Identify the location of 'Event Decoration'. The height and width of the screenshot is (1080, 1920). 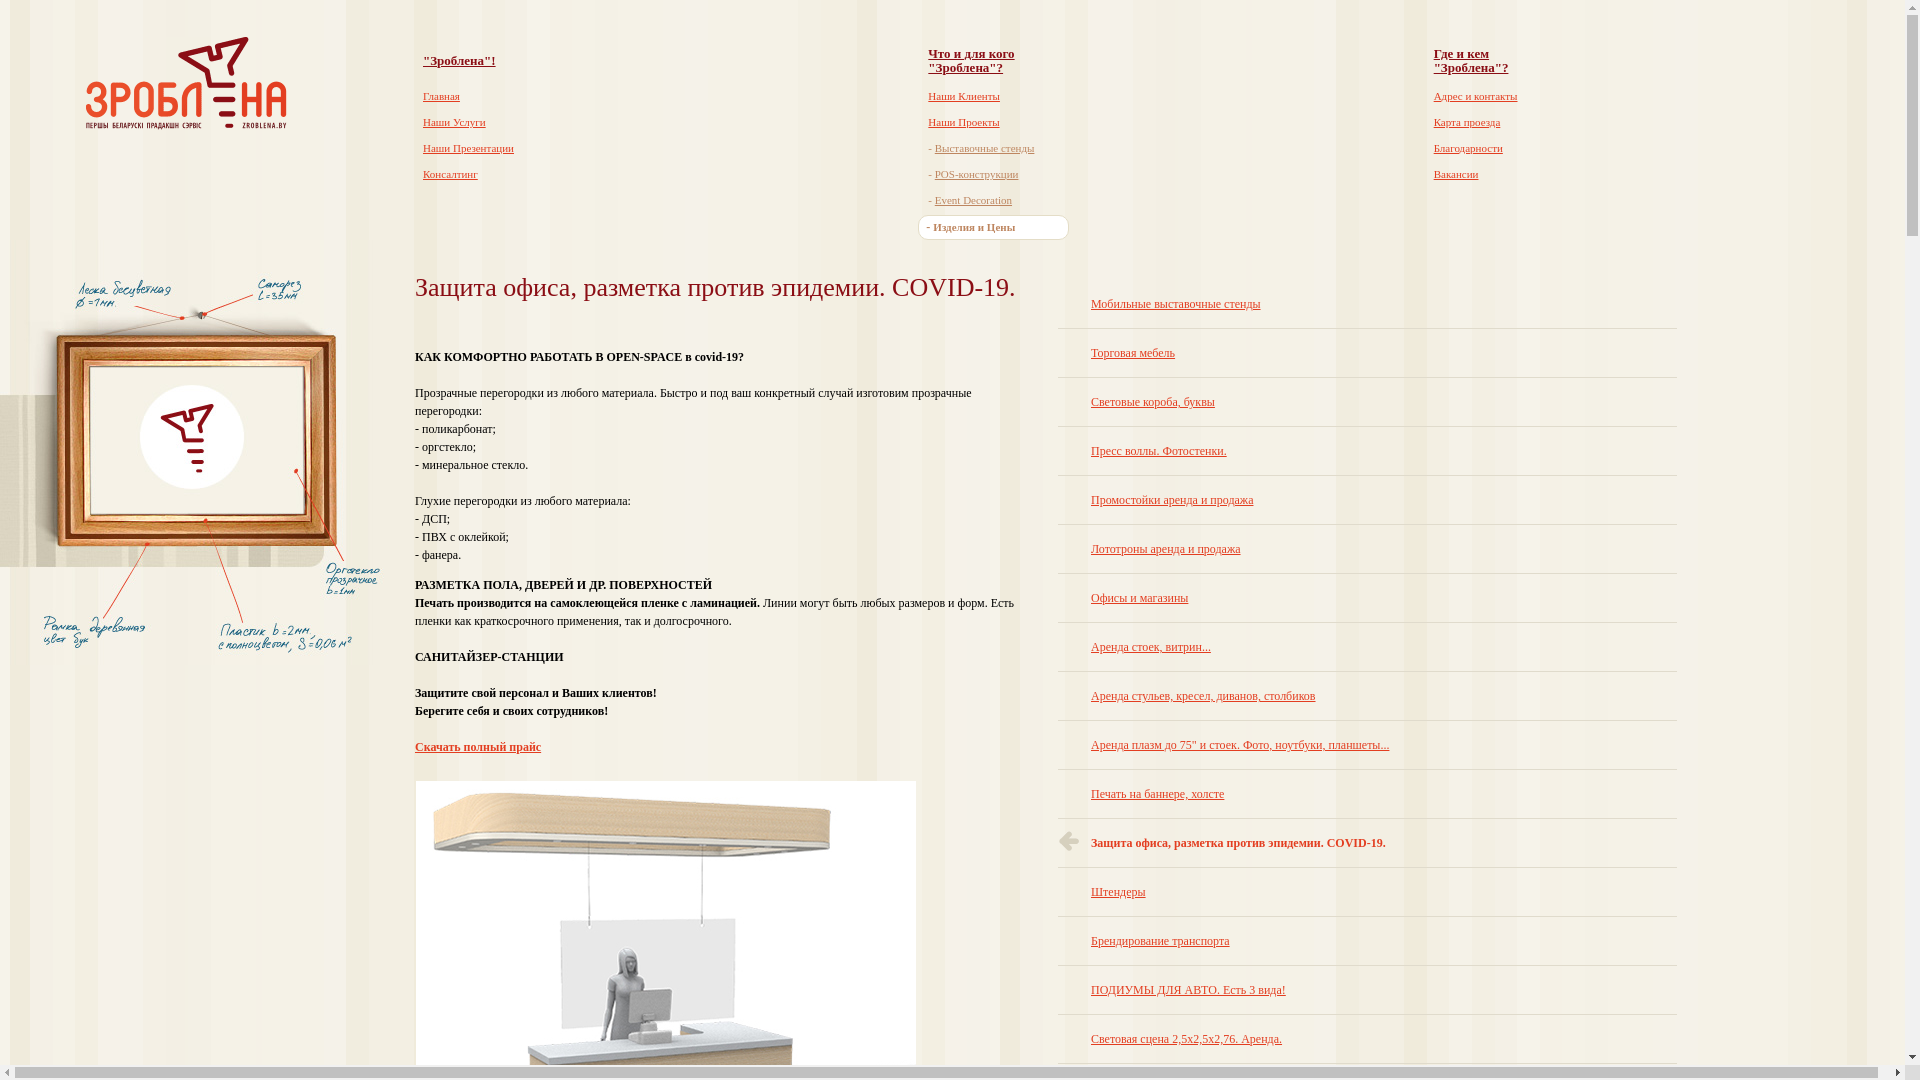
(973, 200).